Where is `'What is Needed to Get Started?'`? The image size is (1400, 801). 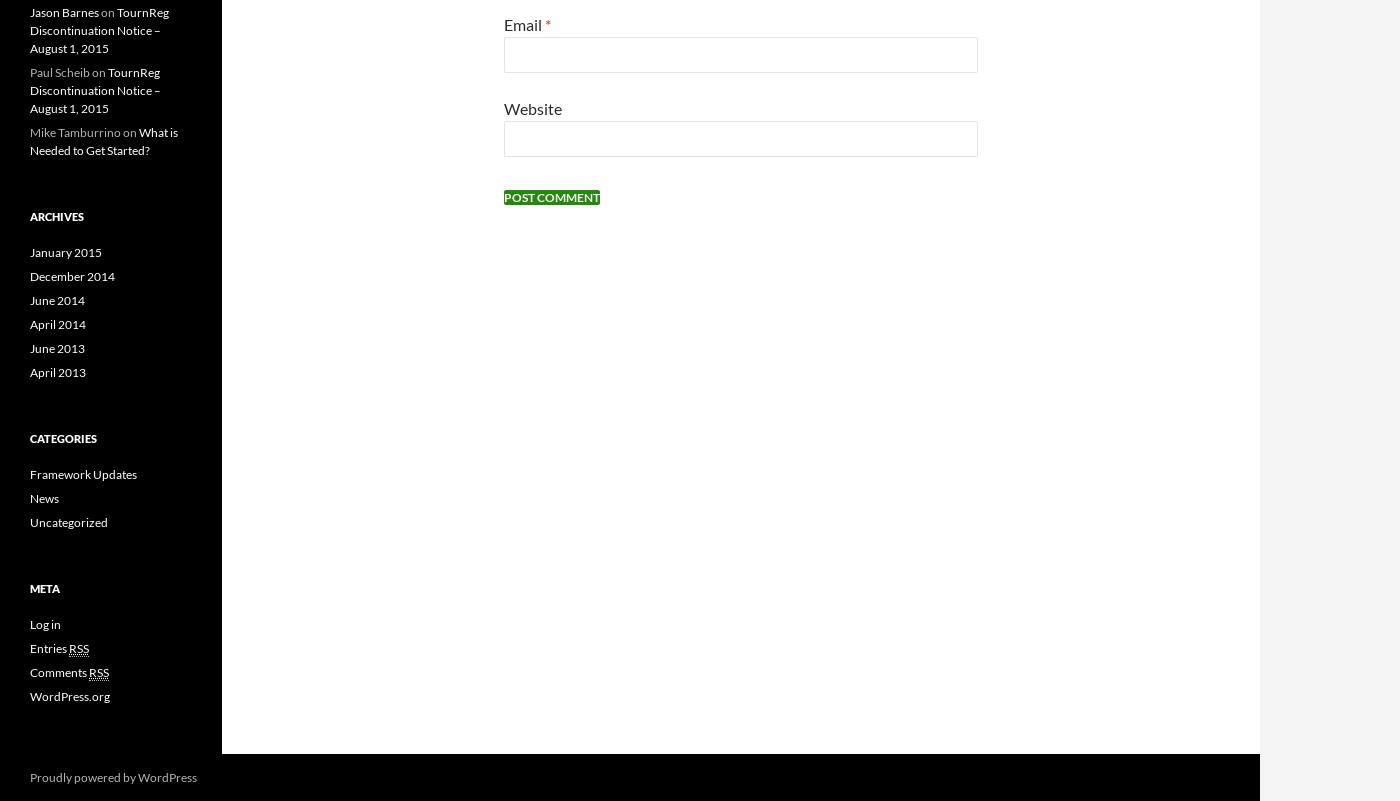 'What is Needed to Get Started?' is located at coordinates (104, 139).